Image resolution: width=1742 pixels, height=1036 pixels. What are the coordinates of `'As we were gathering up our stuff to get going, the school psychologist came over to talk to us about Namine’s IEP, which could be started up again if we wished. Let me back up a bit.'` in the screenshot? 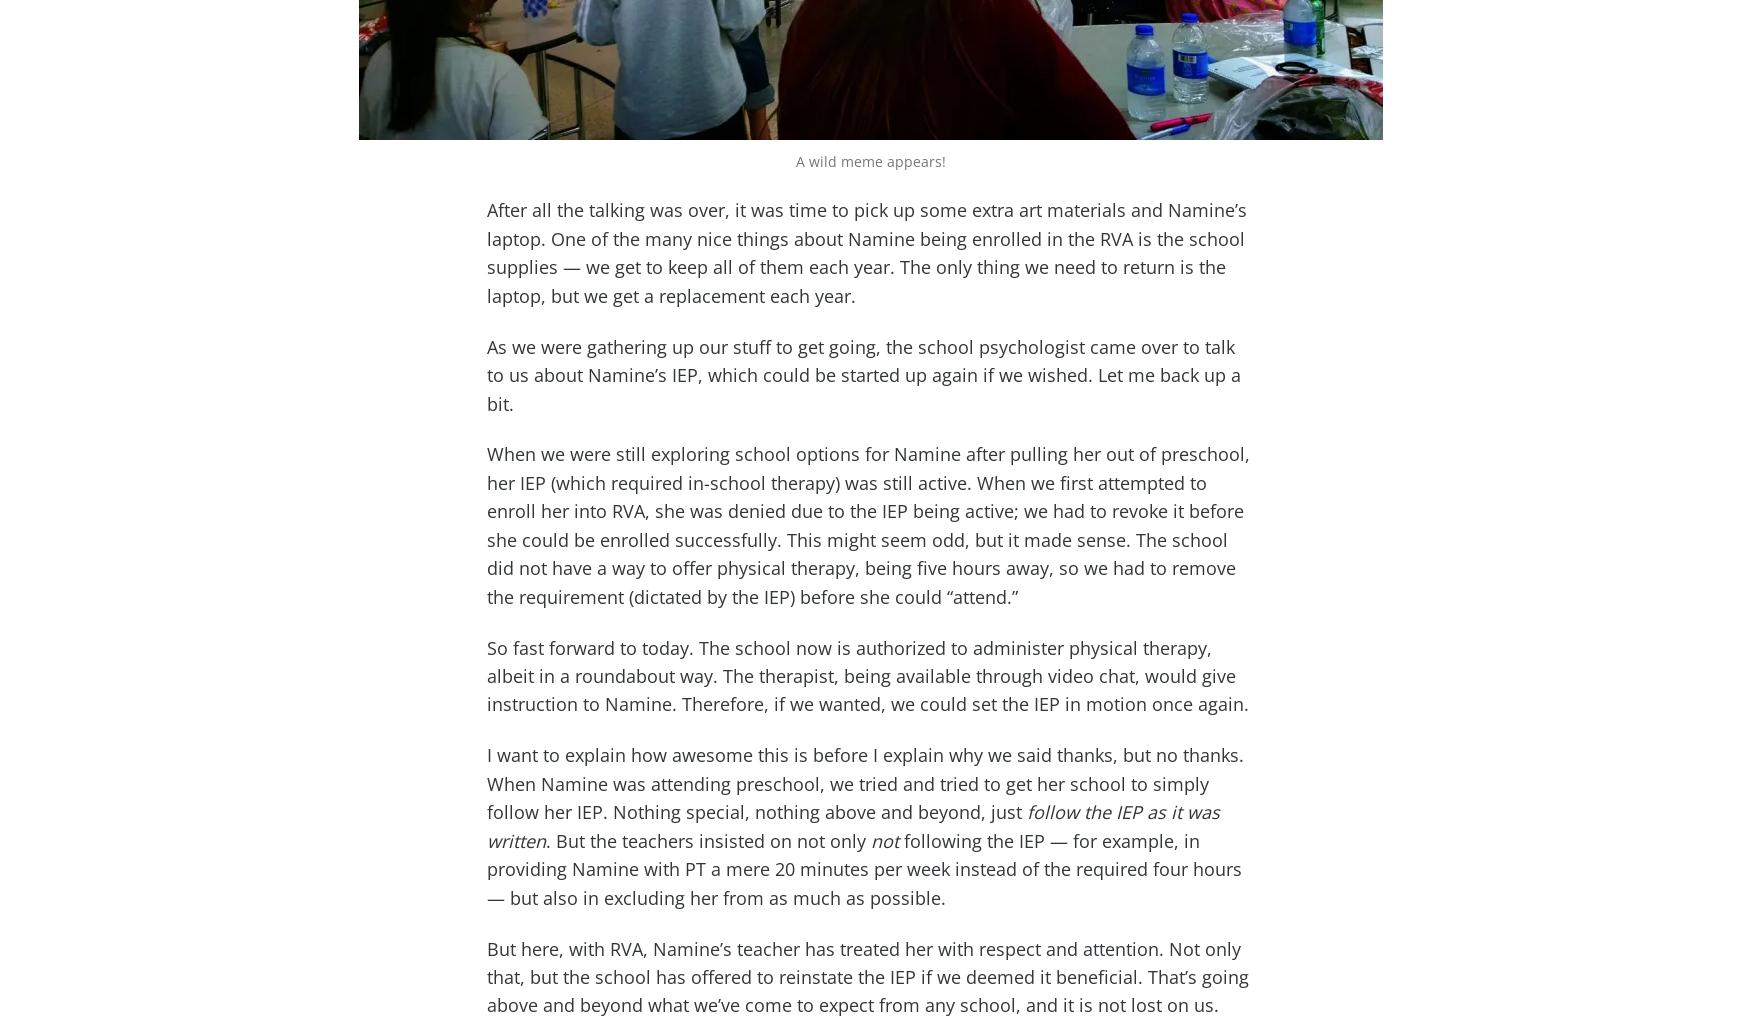 It's located at (864, 374).